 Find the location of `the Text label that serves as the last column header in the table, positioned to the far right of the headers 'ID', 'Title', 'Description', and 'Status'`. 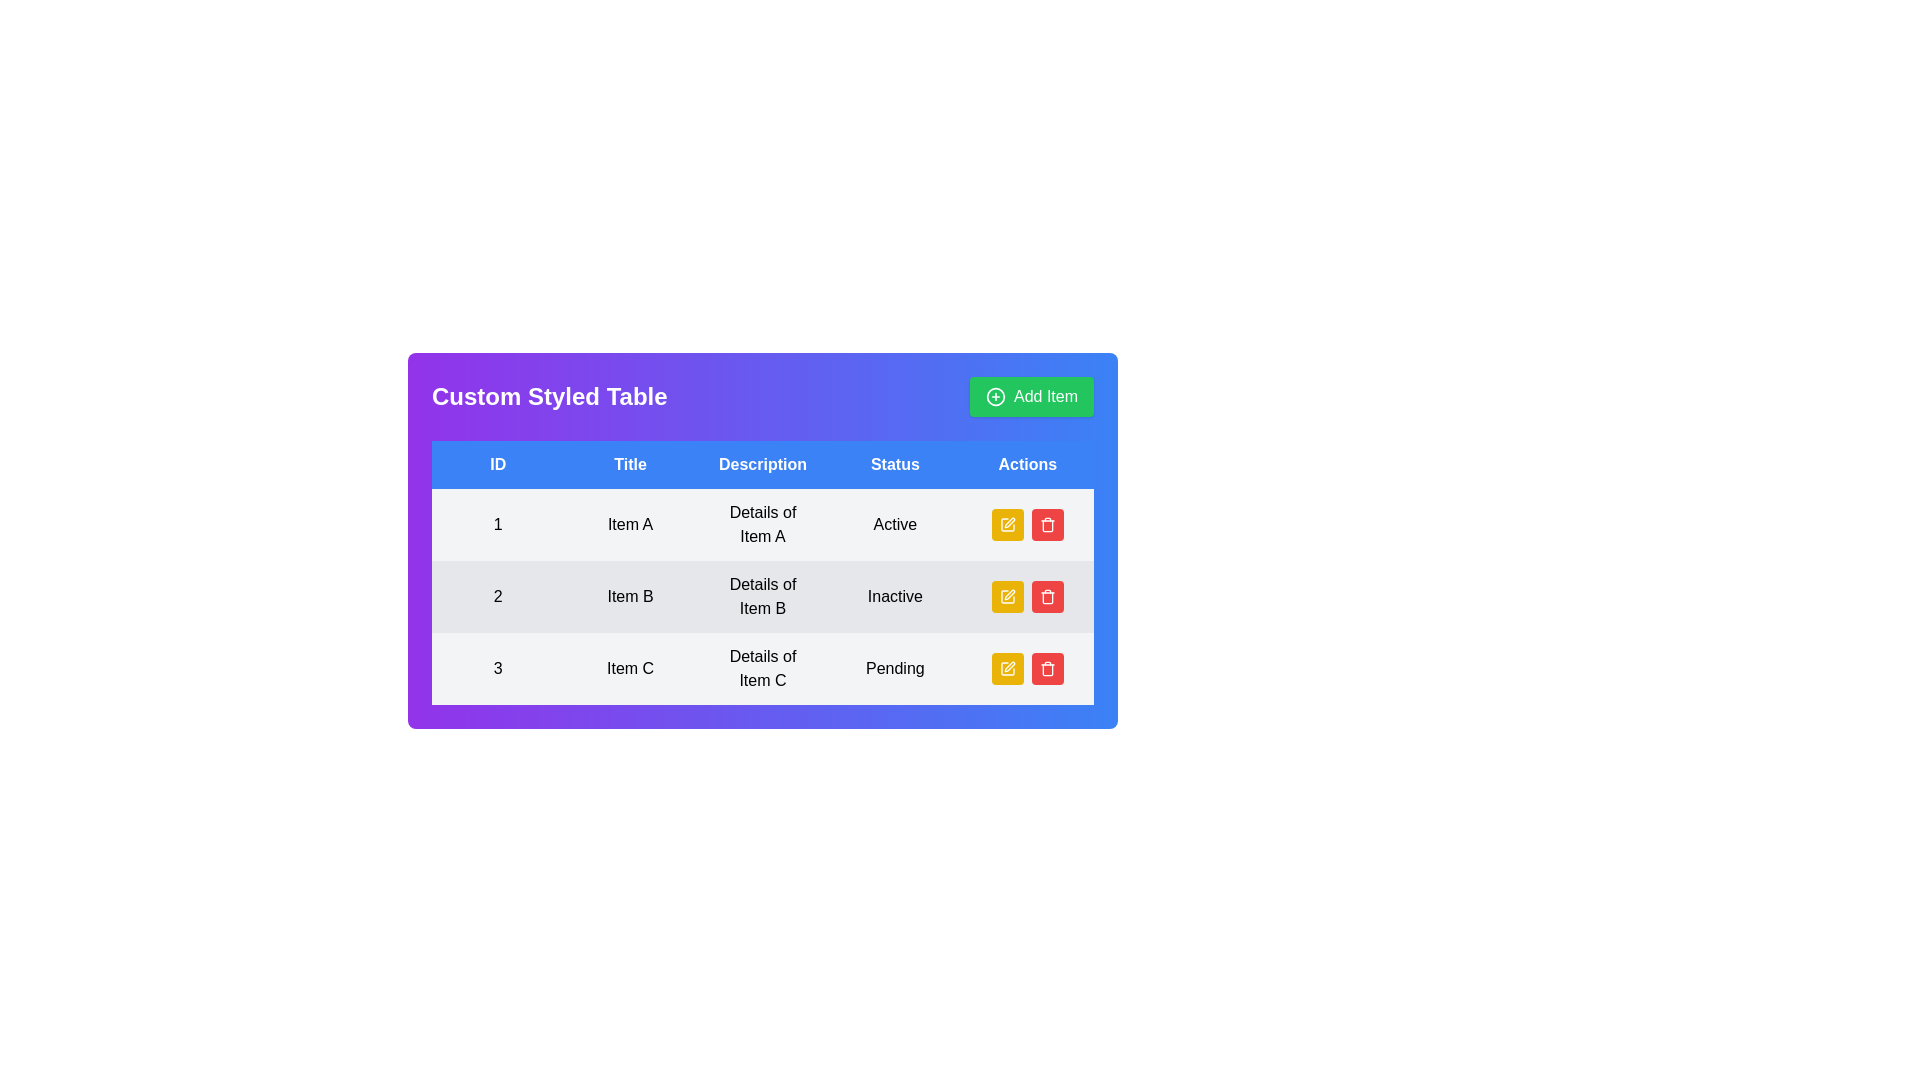

the Text label that serves as the last column header in the table, positioned to the far right of the headers 'ID', 'Title', 'Description', and 'Status' is located at coordinates (1027, 465).